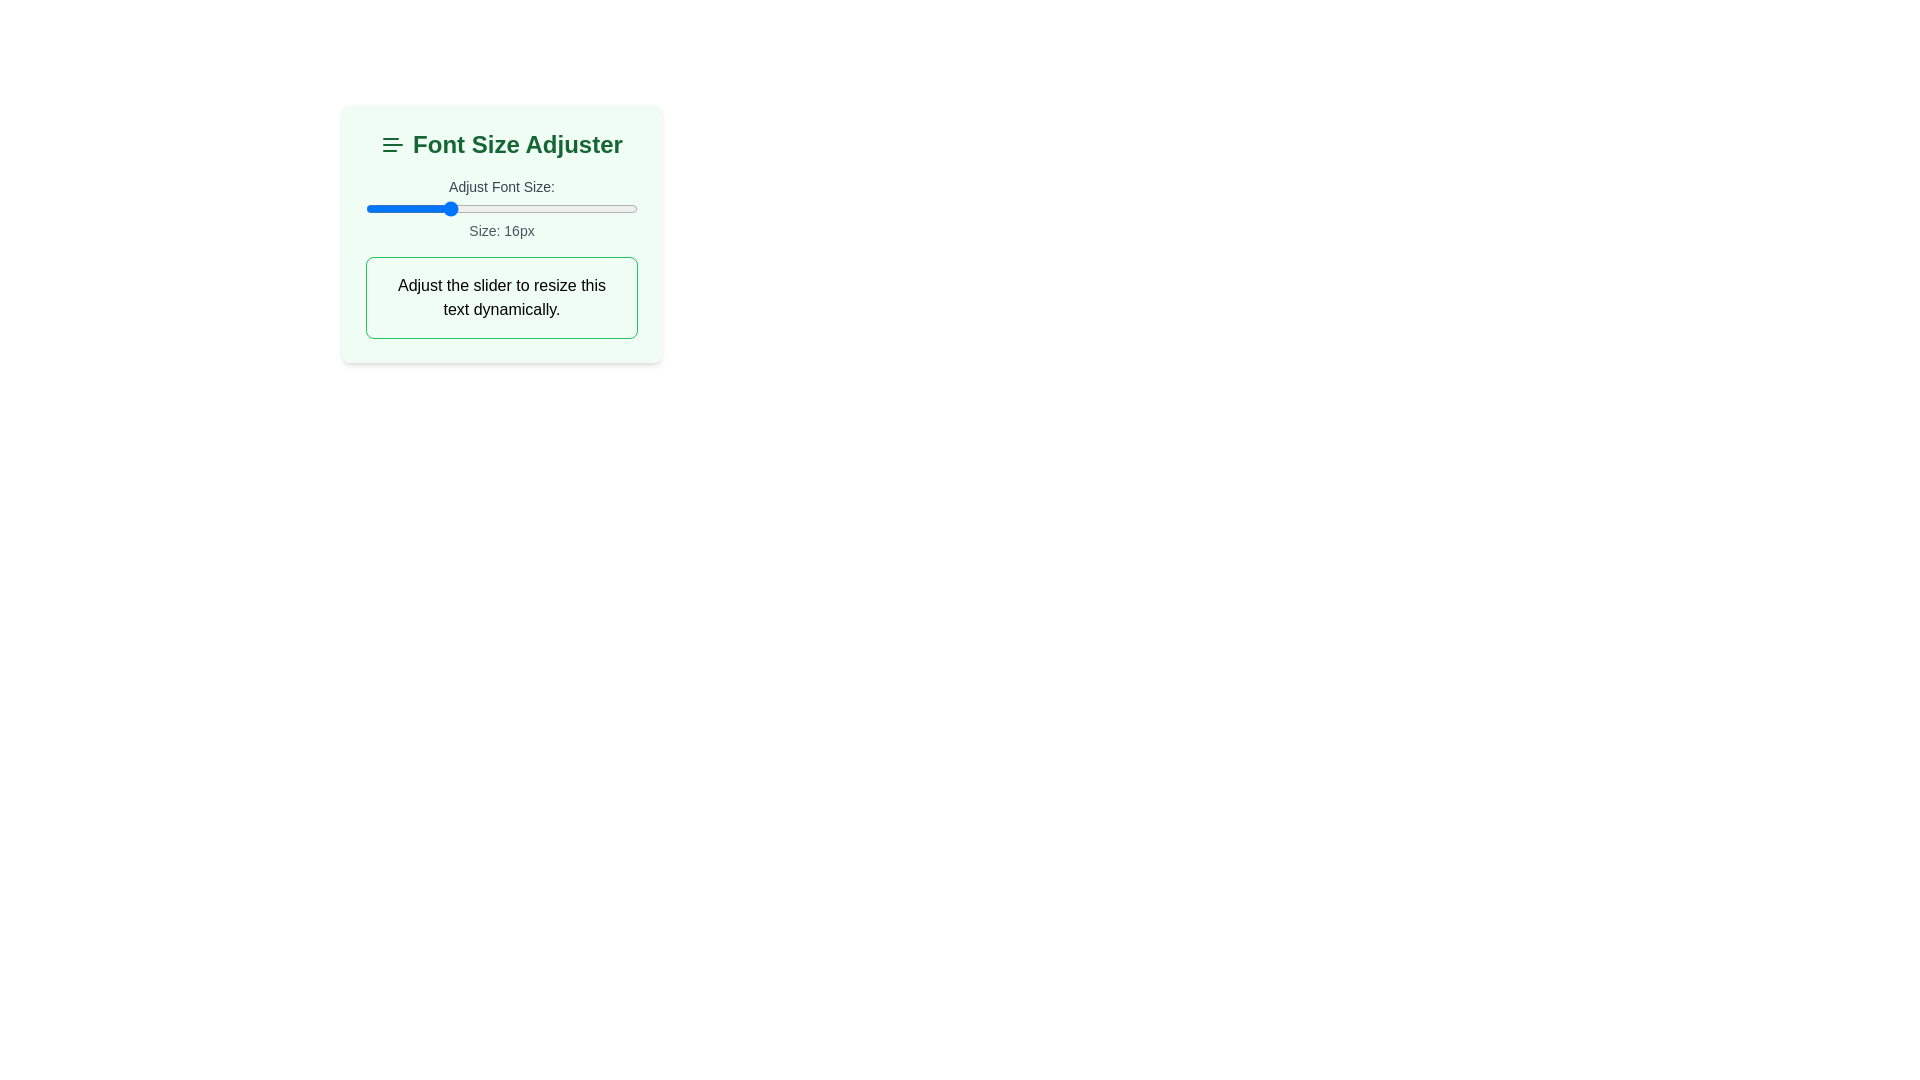  What do you see at coordinates (542, 208) in the screenshot?
I see `the font size slider to 23 px` at bounding box center [542, 208].